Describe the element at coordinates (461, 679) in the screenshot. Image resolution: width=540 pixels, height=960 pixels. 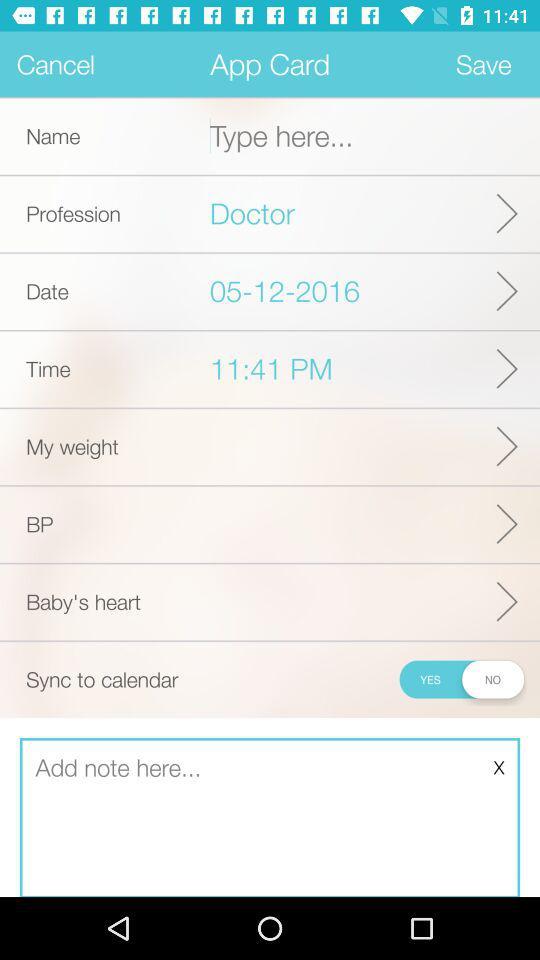
I see `the yesno button which is right to the text sync to calender` at that location.